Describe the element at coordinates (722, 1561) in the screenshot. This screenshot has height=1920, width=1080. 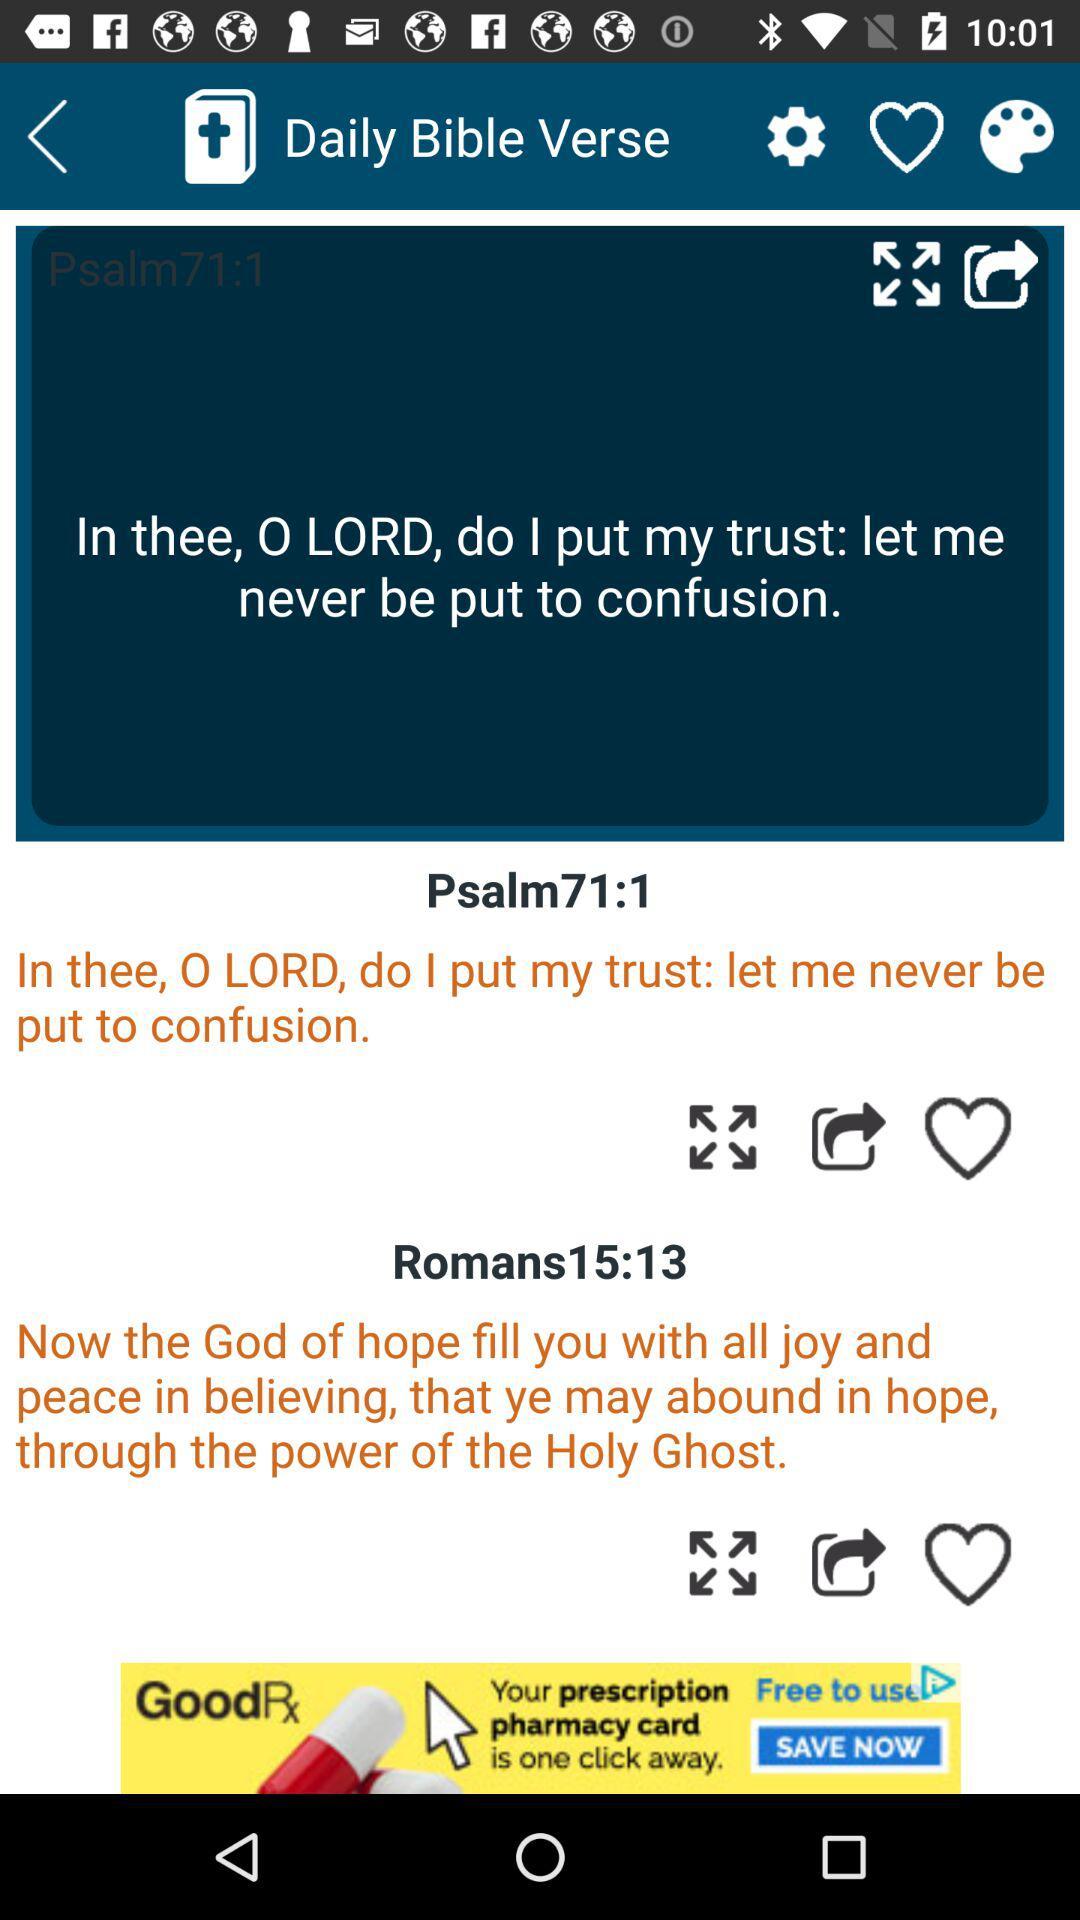
I see `expand` at that location.